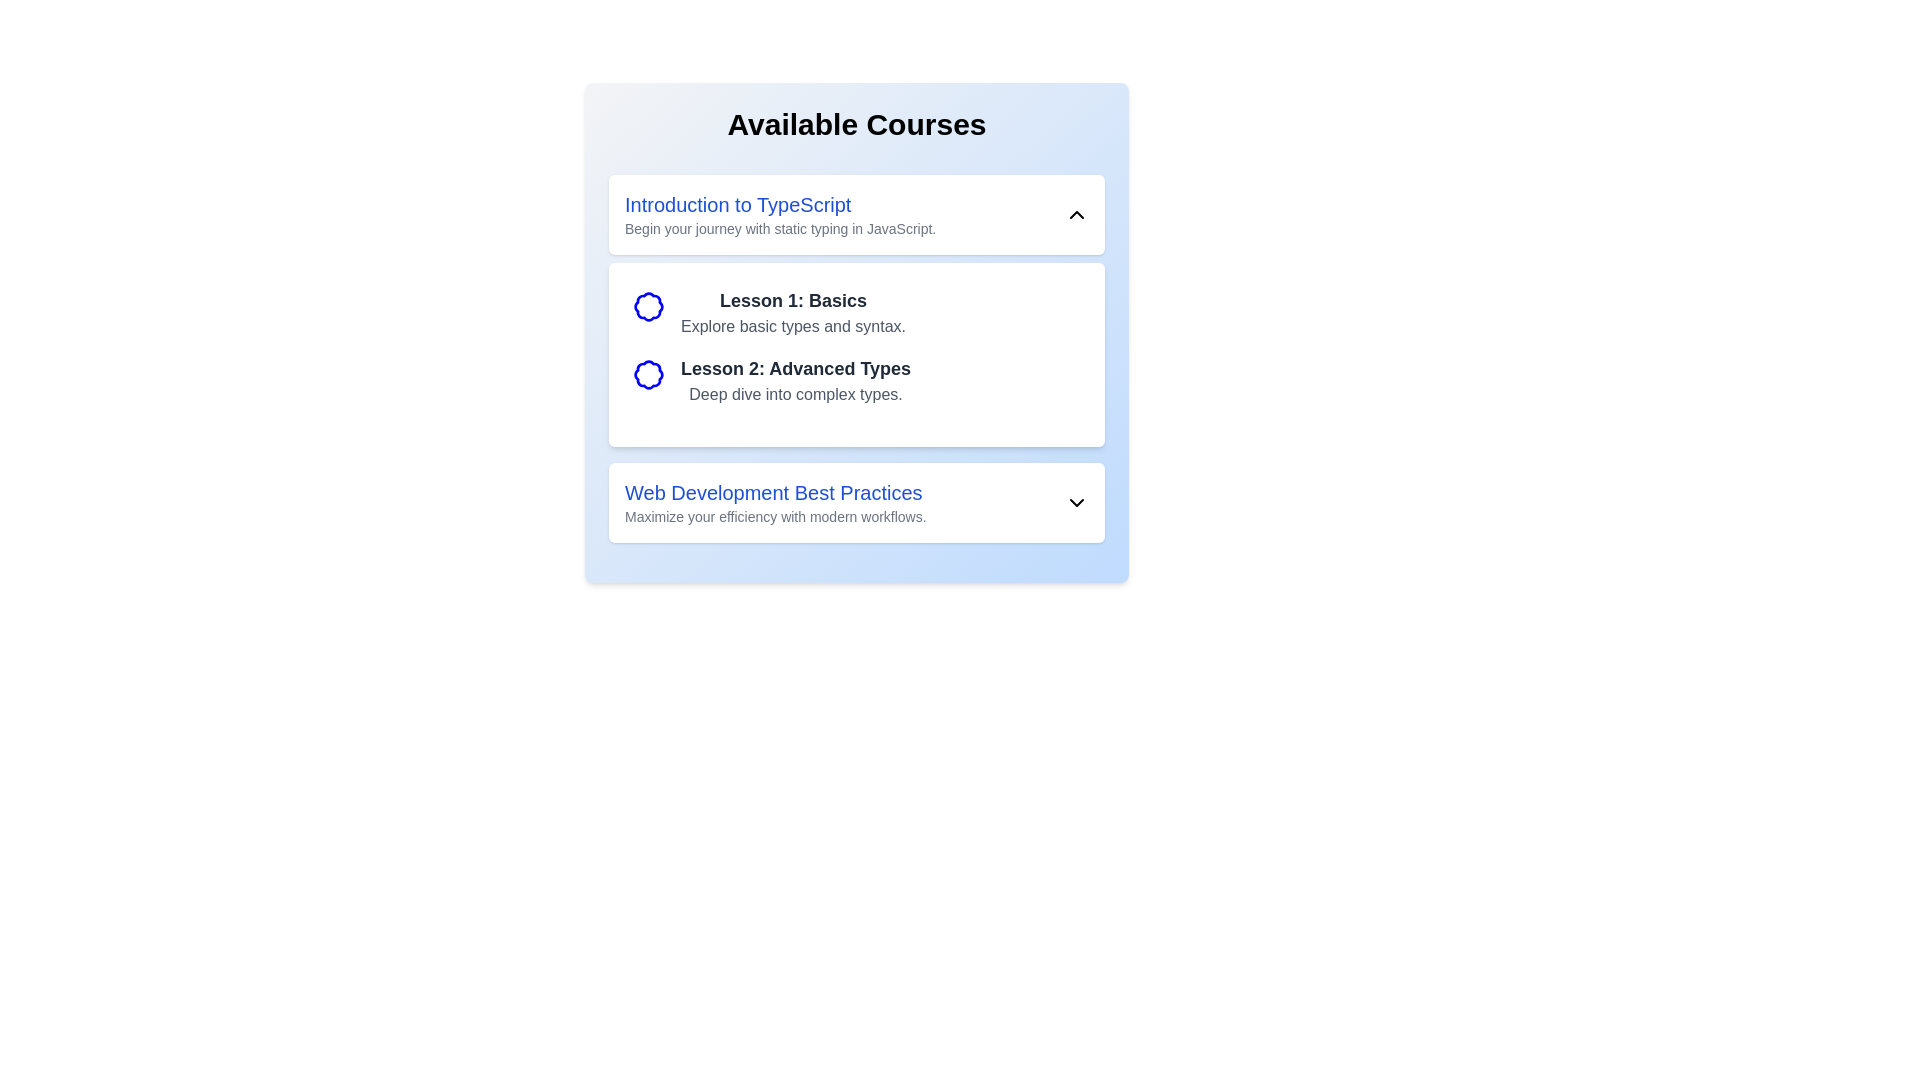 The image size is (1920, 1080). I want to click on the Collapsible Section Header titled 'Introduction to TypeScript', so click(857, 215).